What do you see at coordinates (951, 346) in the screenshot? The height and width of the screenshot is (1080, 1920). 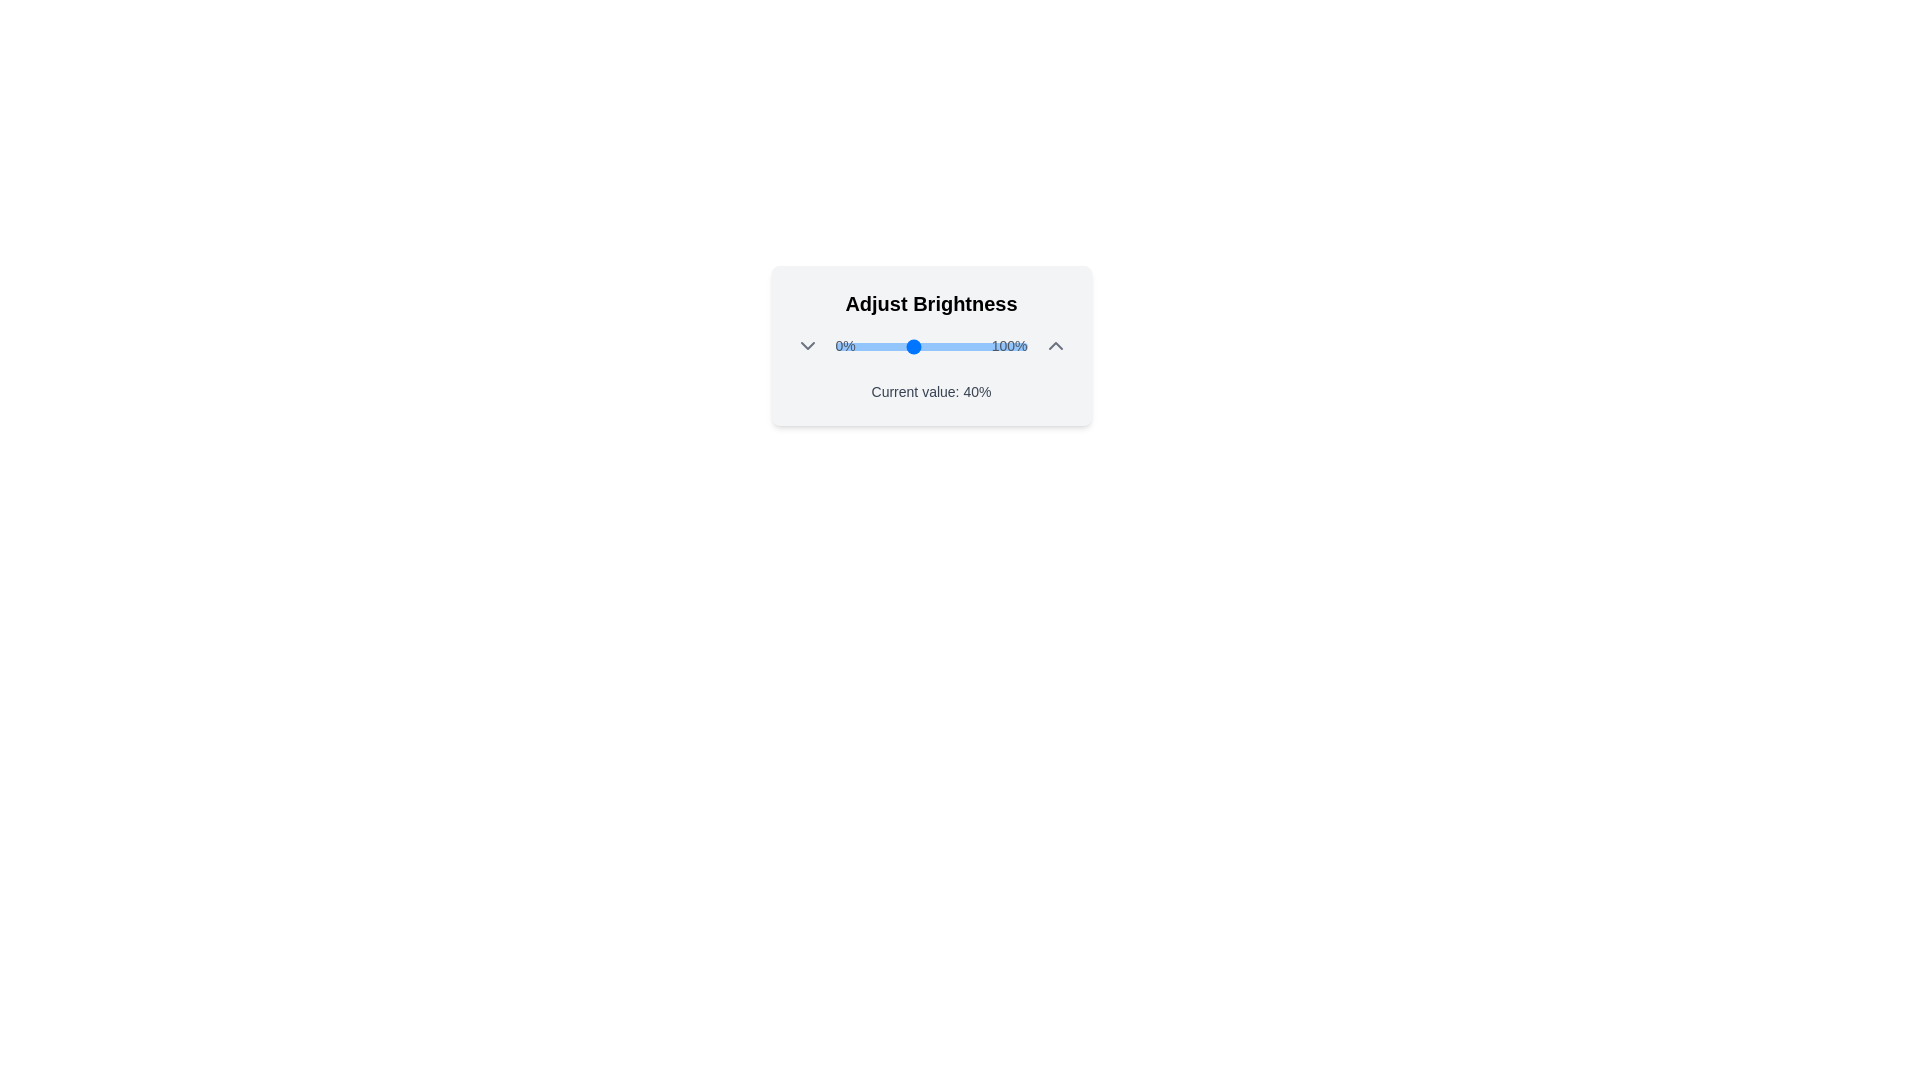 I see `brightness` at bounding box center [951, 346].